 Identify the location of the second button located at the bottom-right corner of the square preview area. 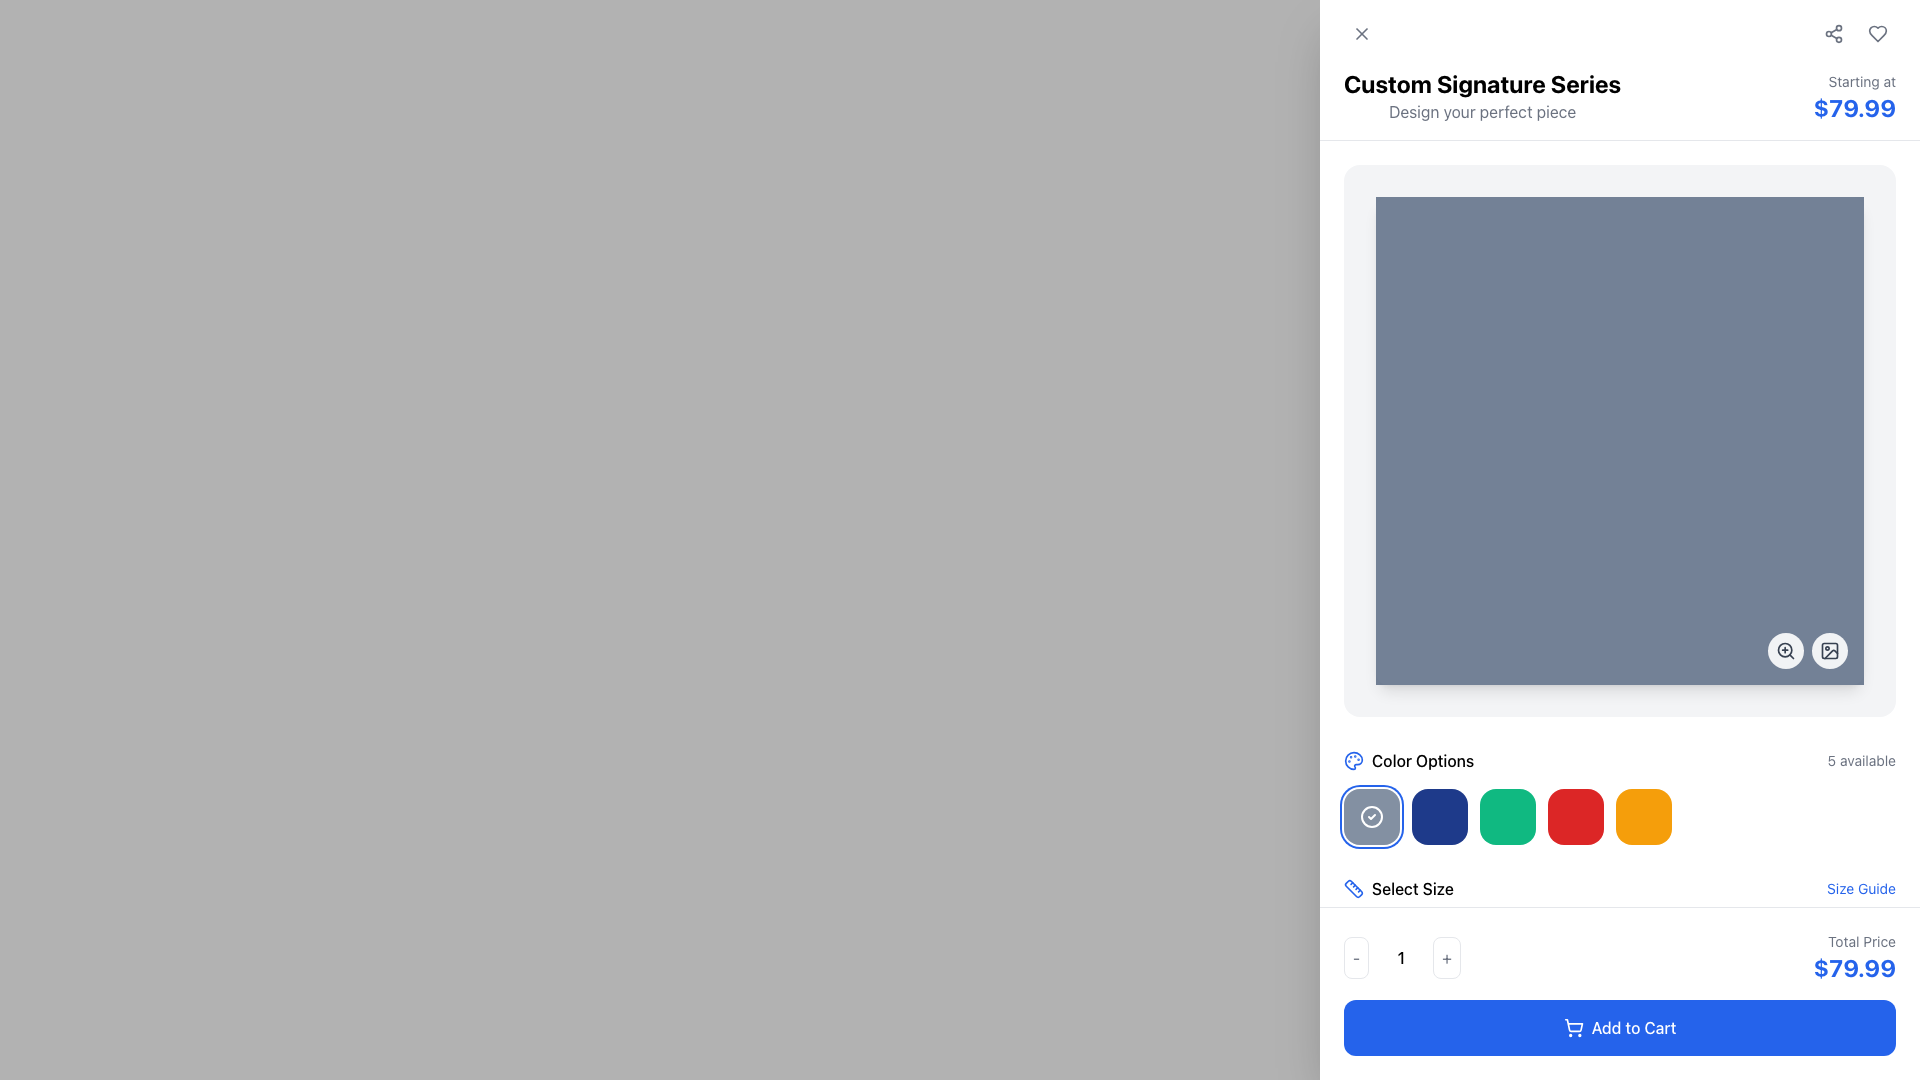
(1808, 651).